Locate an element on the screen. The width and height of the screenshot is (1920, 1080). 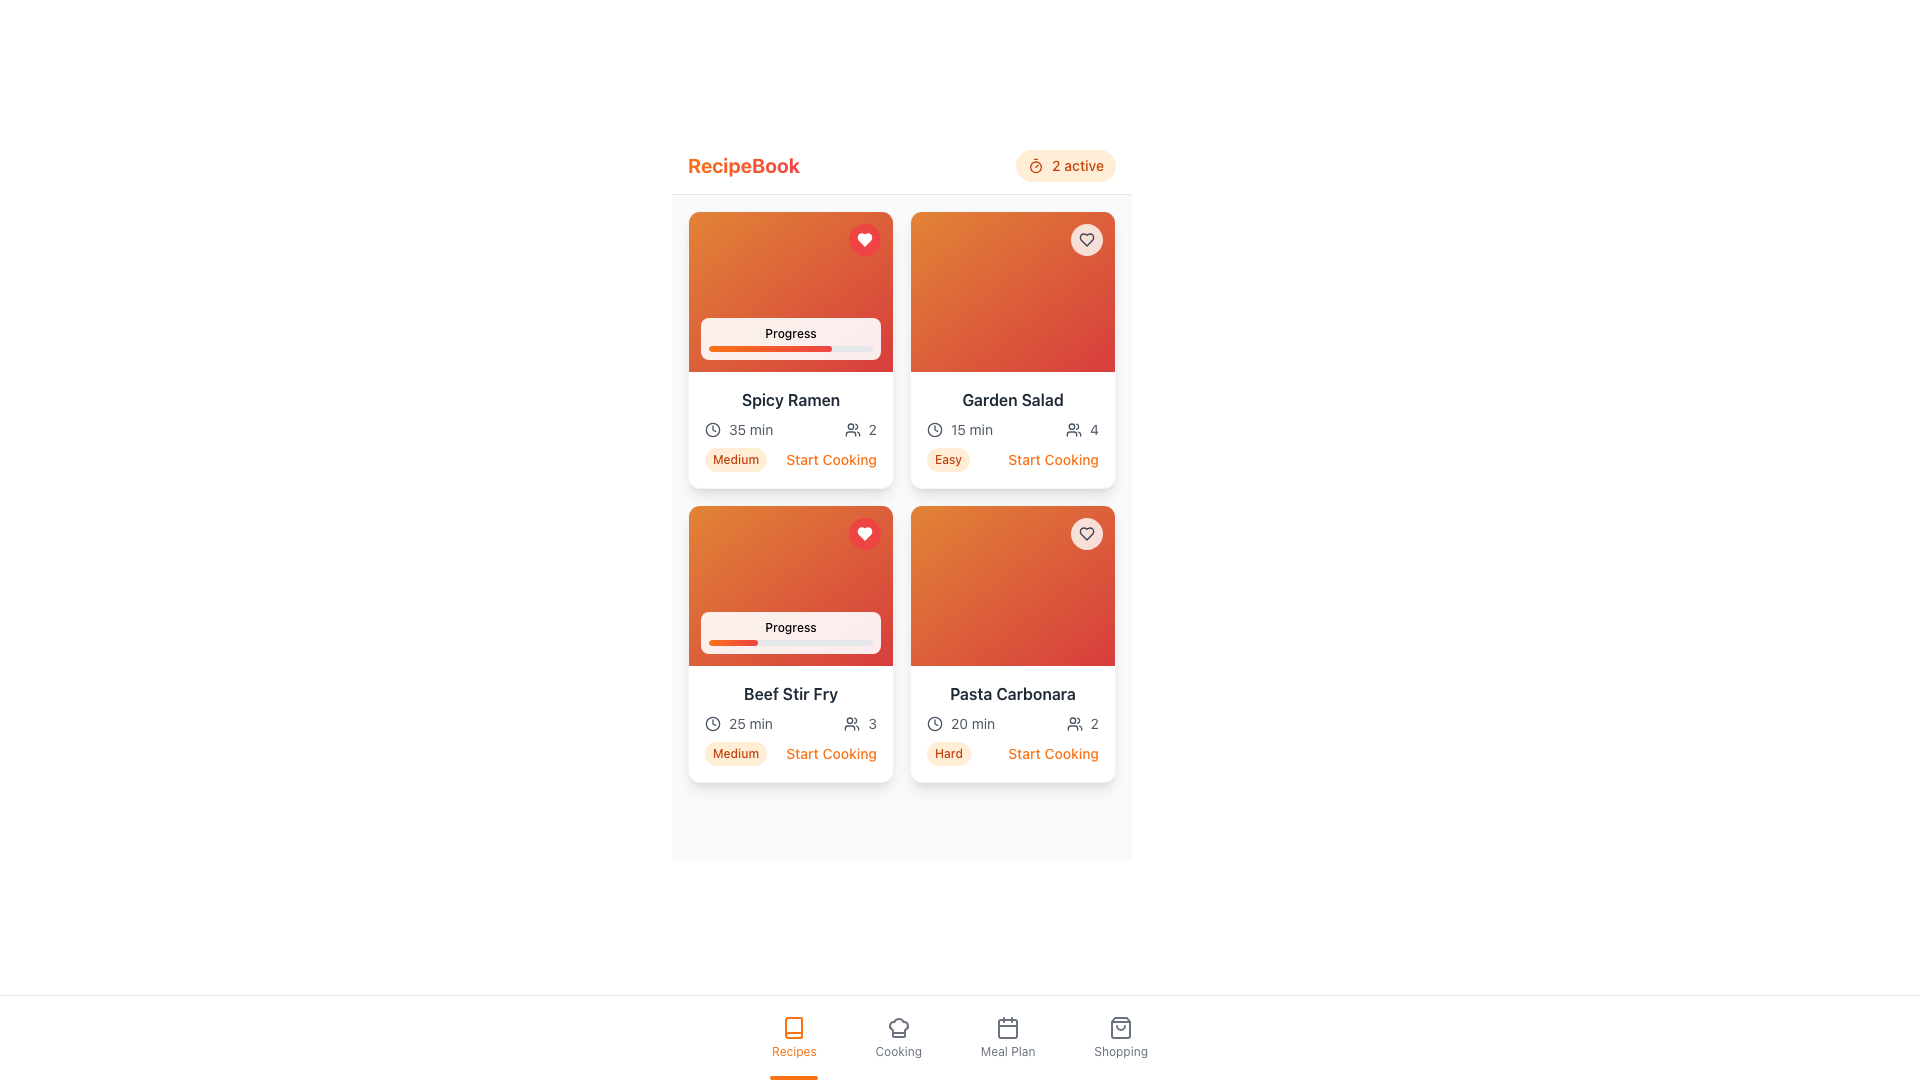
the difficulty indicator label for the 'Pasta Carbonara' recipe, located at the bottom-left of its card, next to the 'Start Cooking' link is located at coordinates (948, 753).